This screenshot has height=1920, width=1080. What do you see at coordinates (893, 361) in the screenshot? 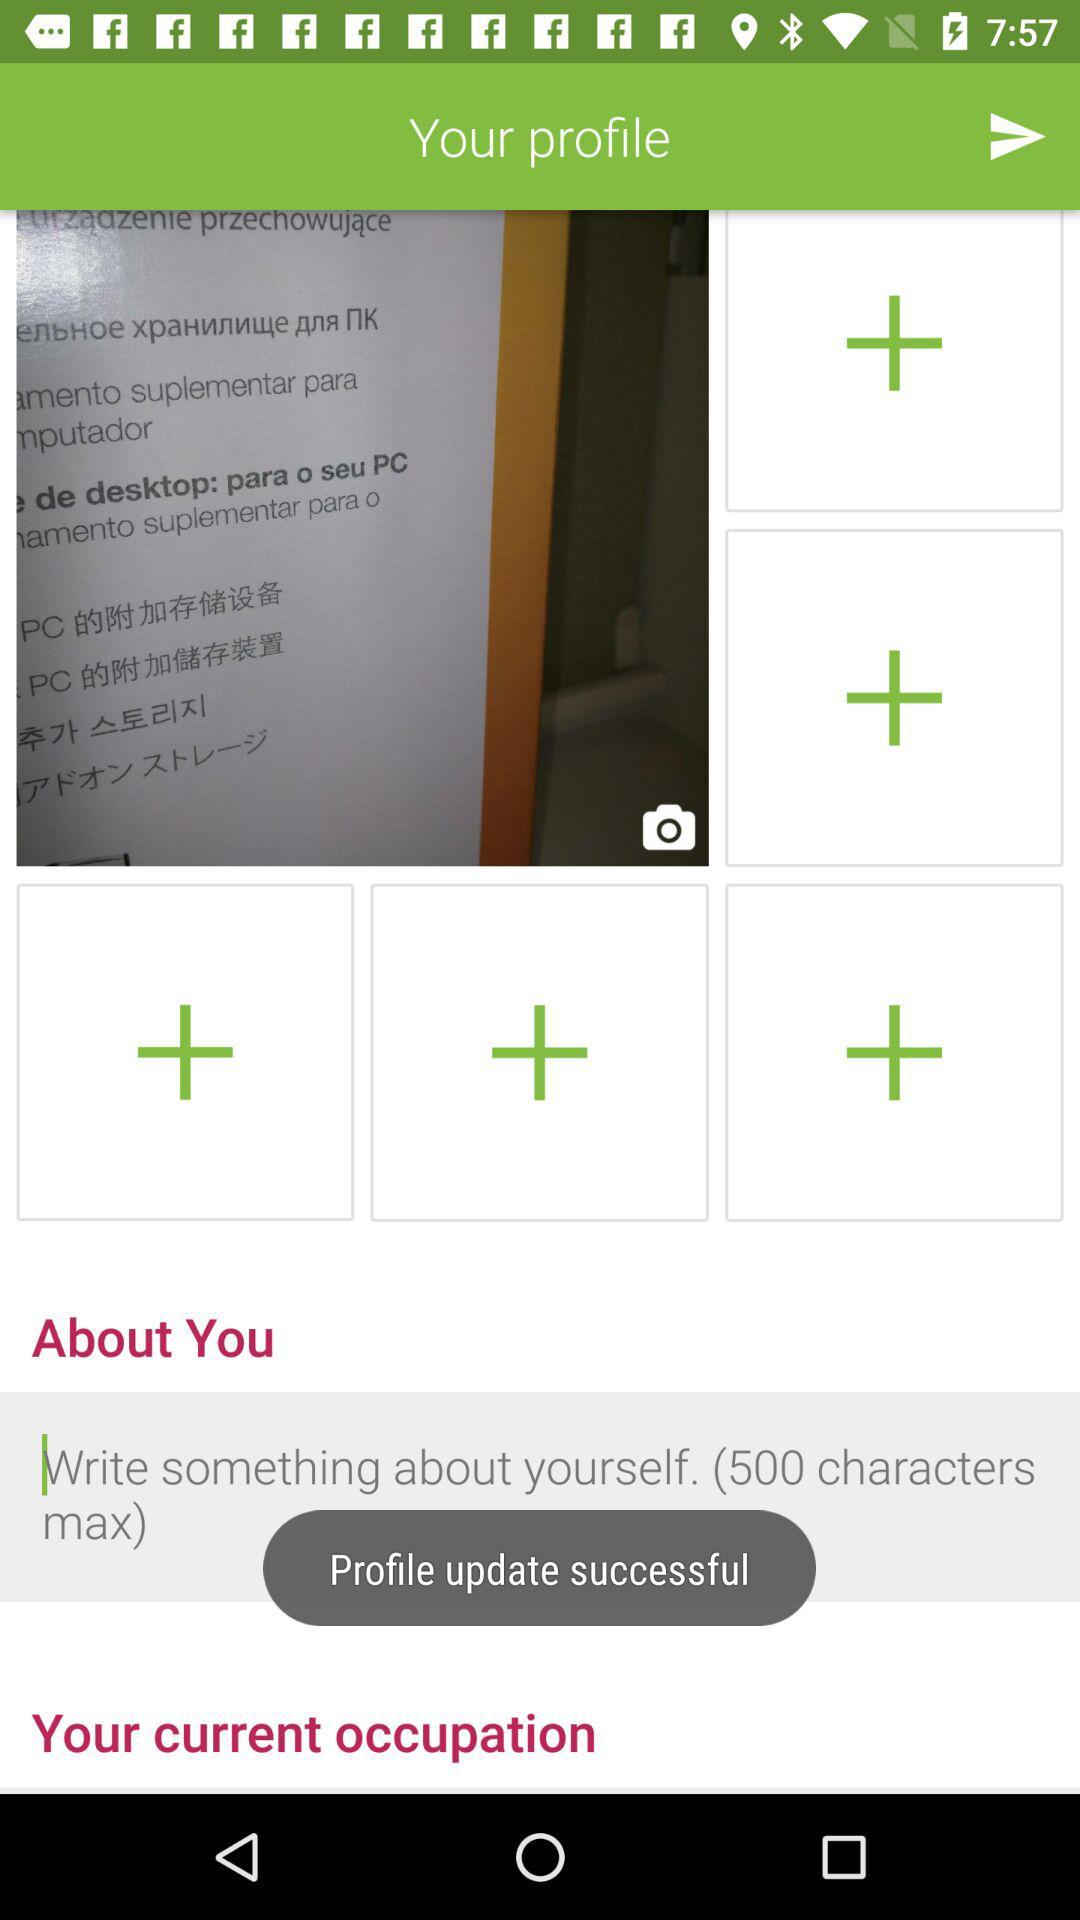
I see `upload or add photo` at bounding box center [893, 361].